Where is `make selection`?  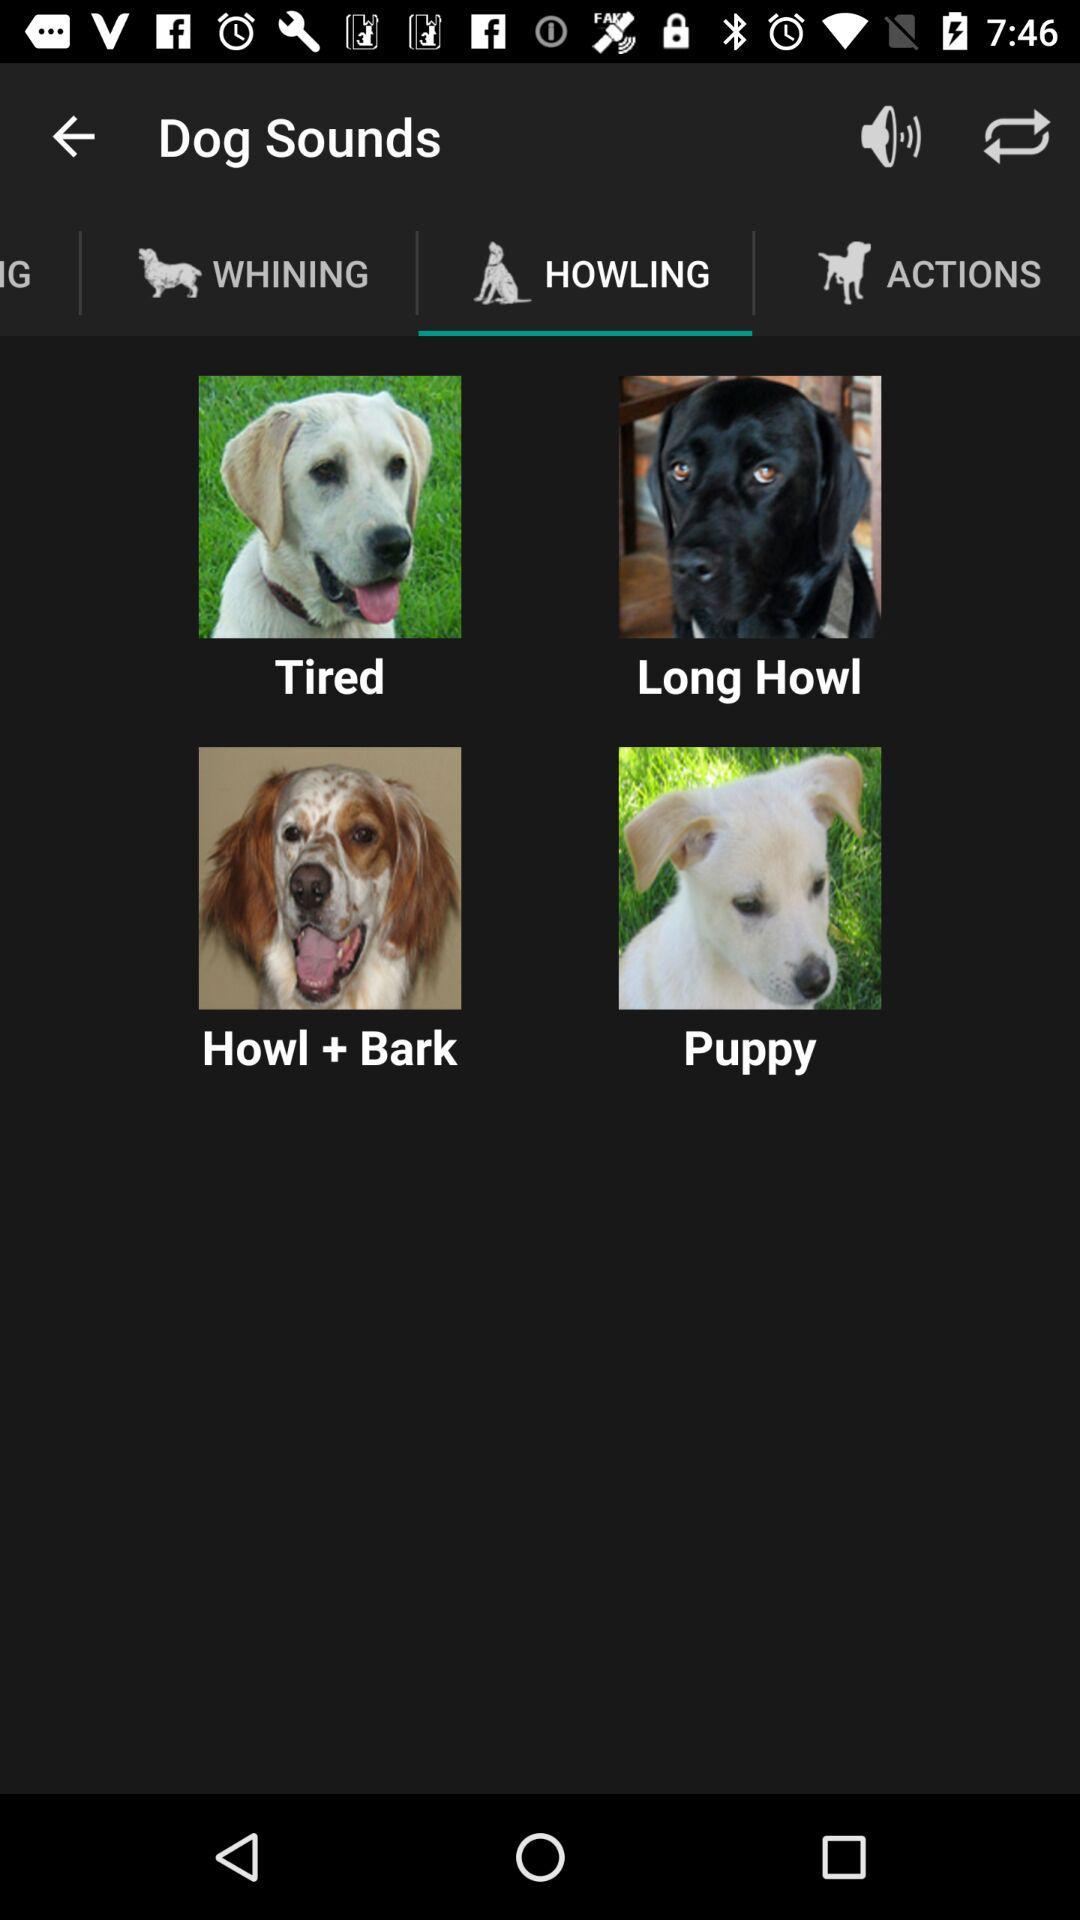 make selection is located at coordinates (329, 878).